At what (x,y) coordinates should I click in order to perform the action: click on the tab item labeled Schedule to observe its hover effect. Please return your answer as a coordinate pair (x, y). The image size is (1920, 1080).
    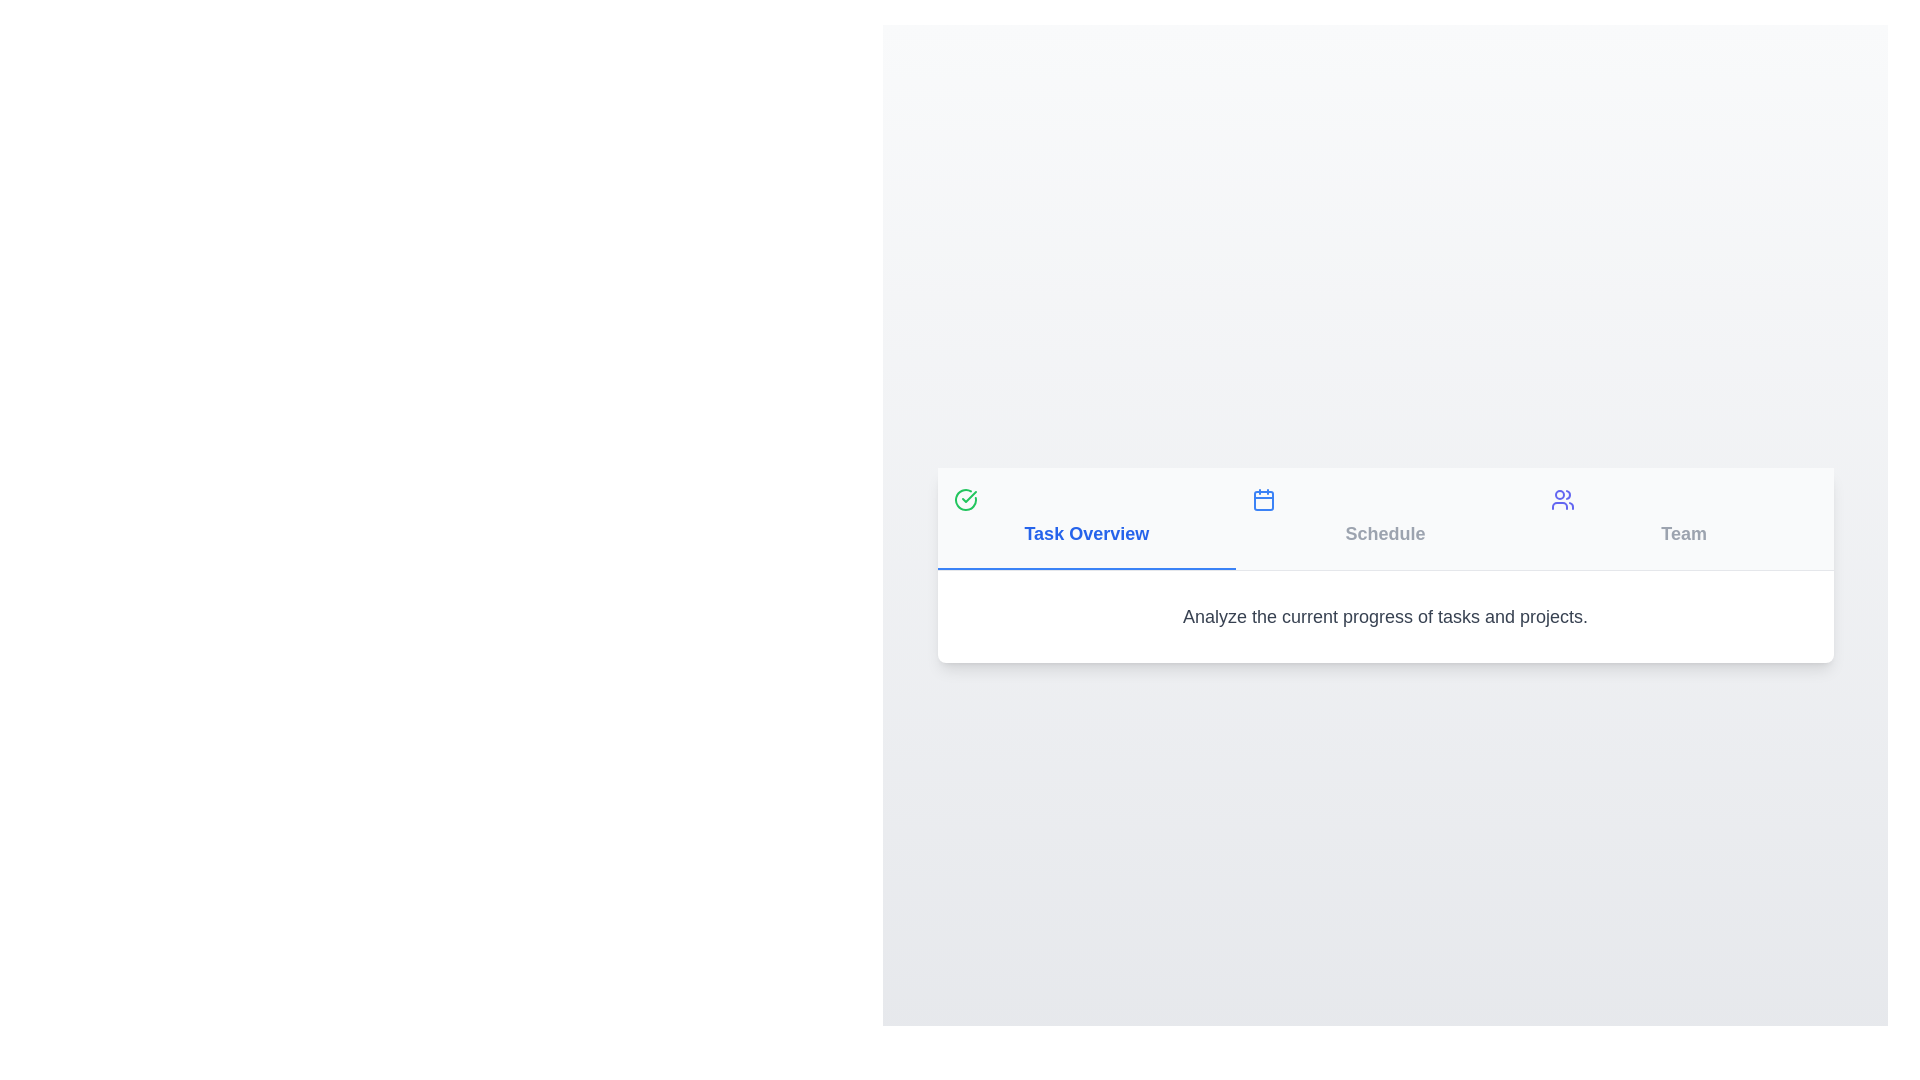
    Looking at the image, I should click on (1384, 517).